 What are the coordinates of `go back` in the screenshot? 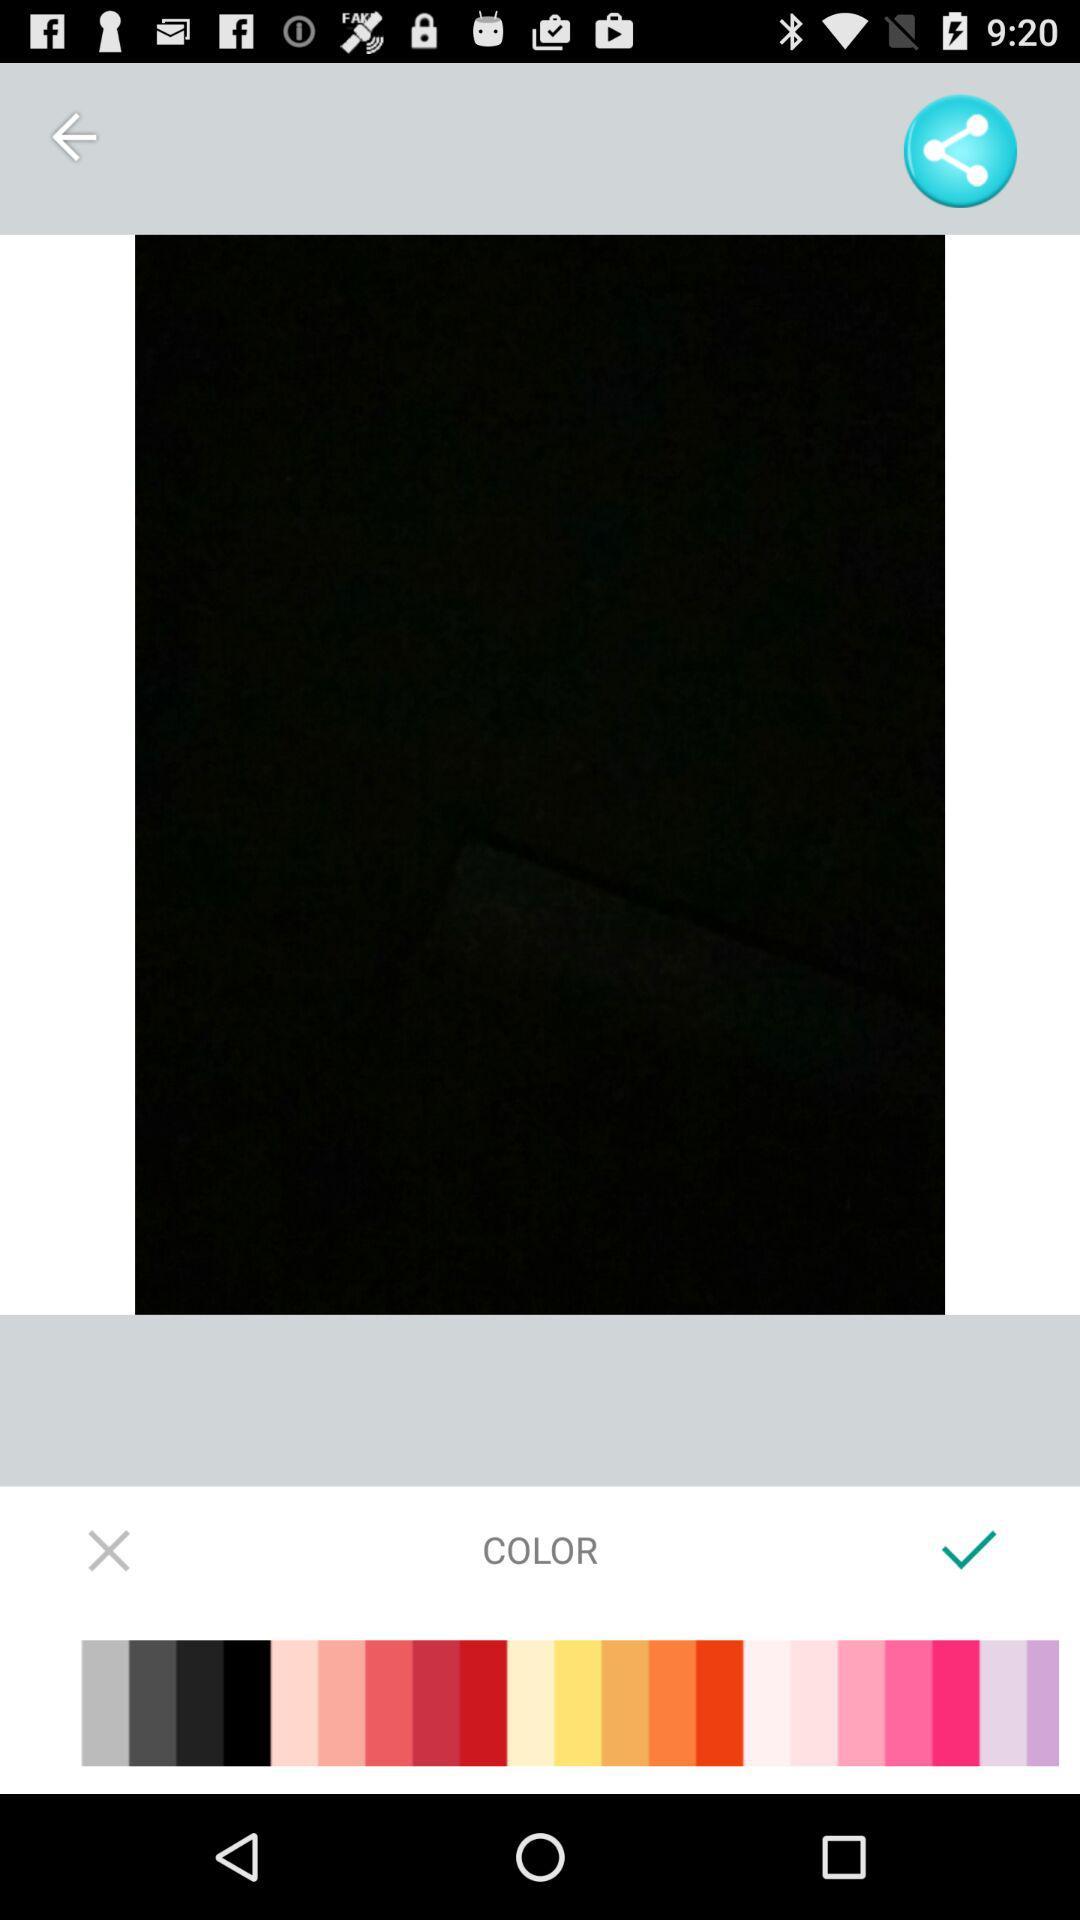 It's located at (72, 135).